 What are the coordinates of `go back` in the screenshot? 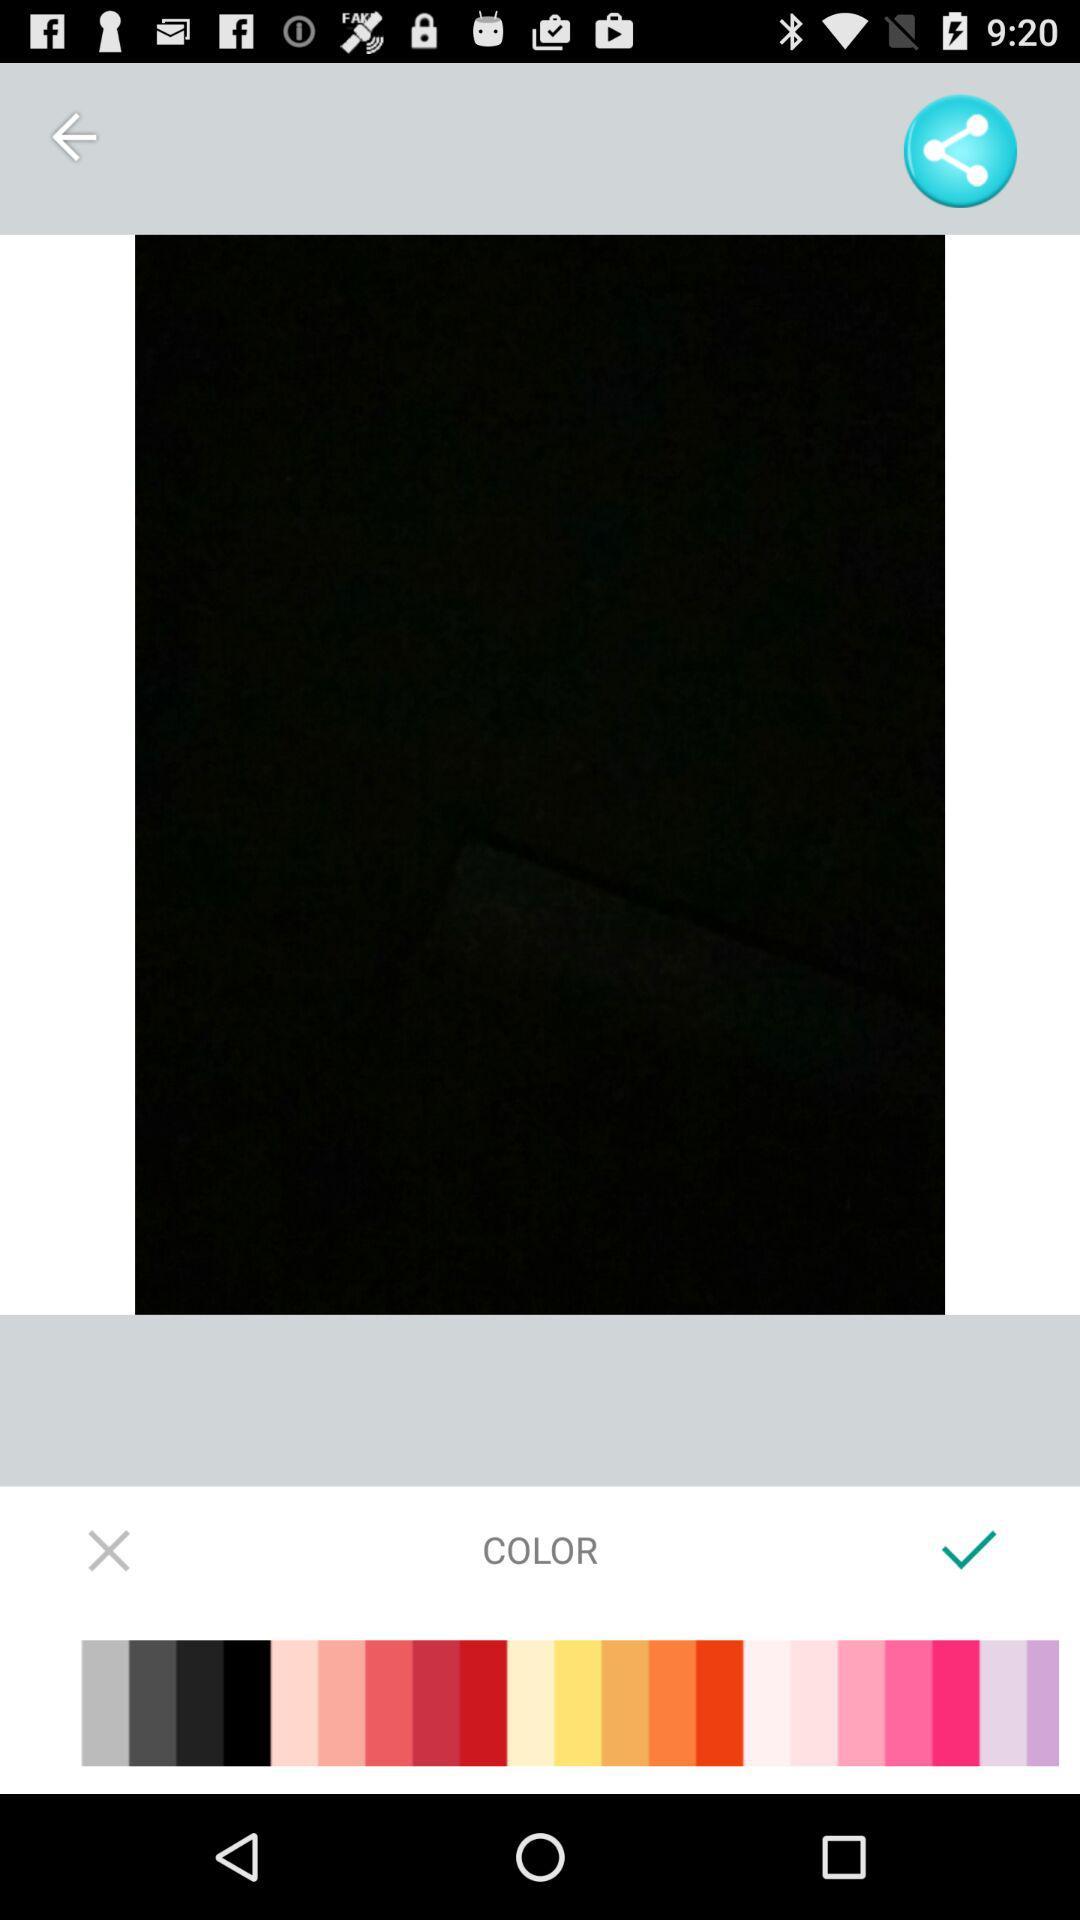 It's located at (72, 135).